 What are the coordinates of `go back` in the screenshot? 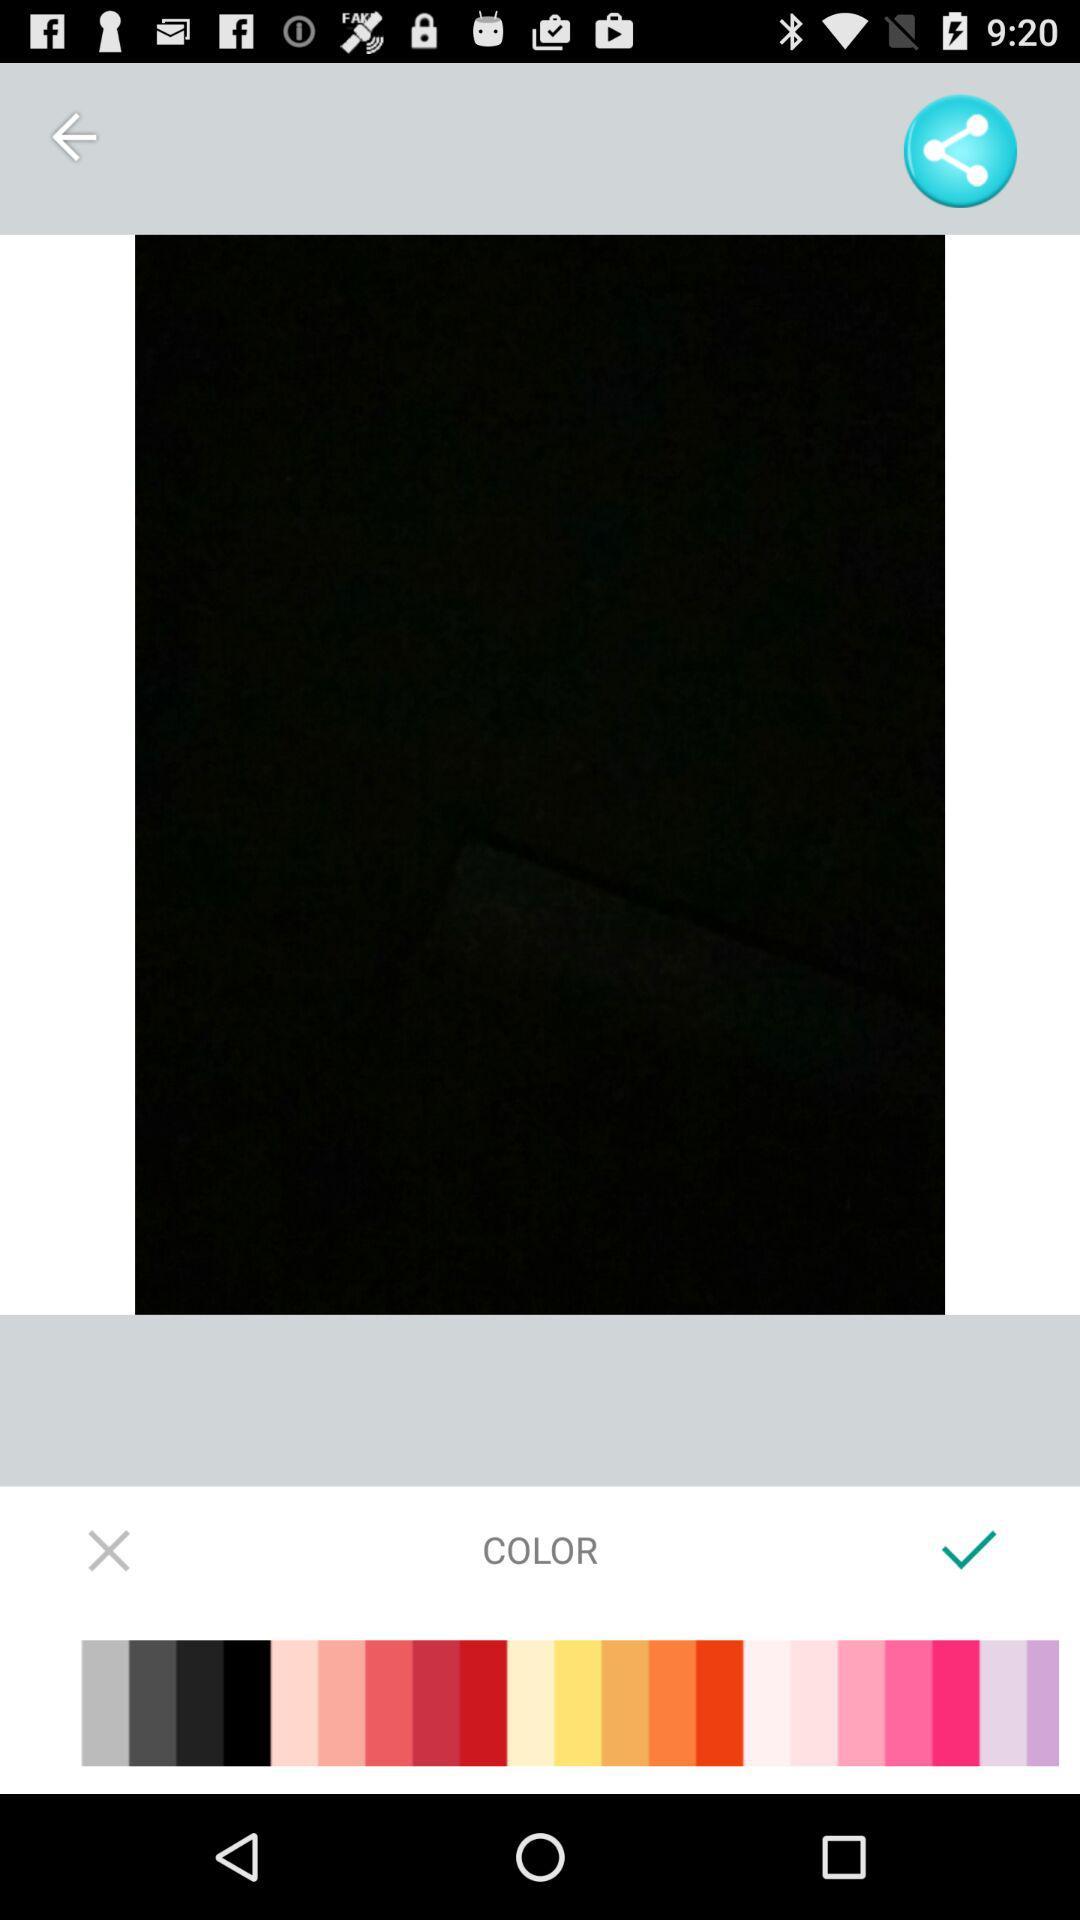 It's located at (72, 135).